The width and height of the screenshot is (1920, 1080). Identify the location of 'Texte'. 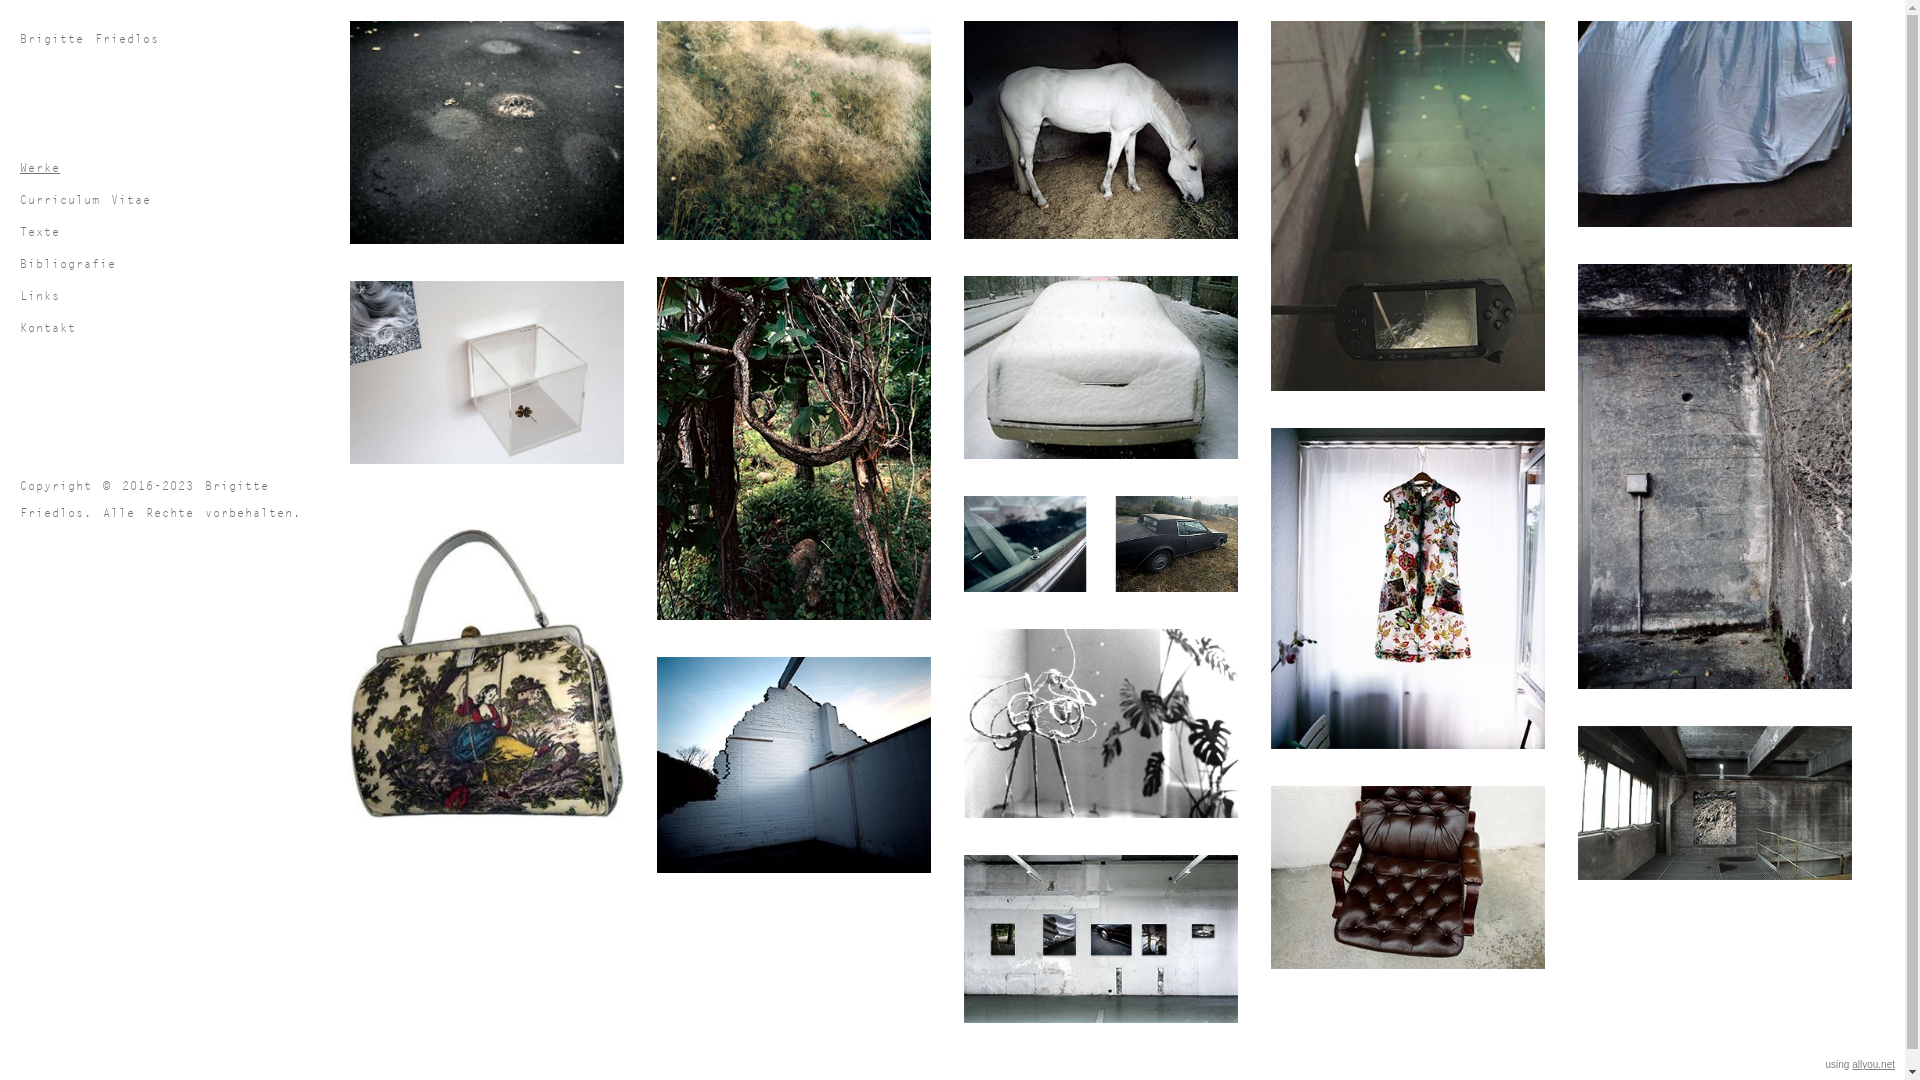
(180, 230).